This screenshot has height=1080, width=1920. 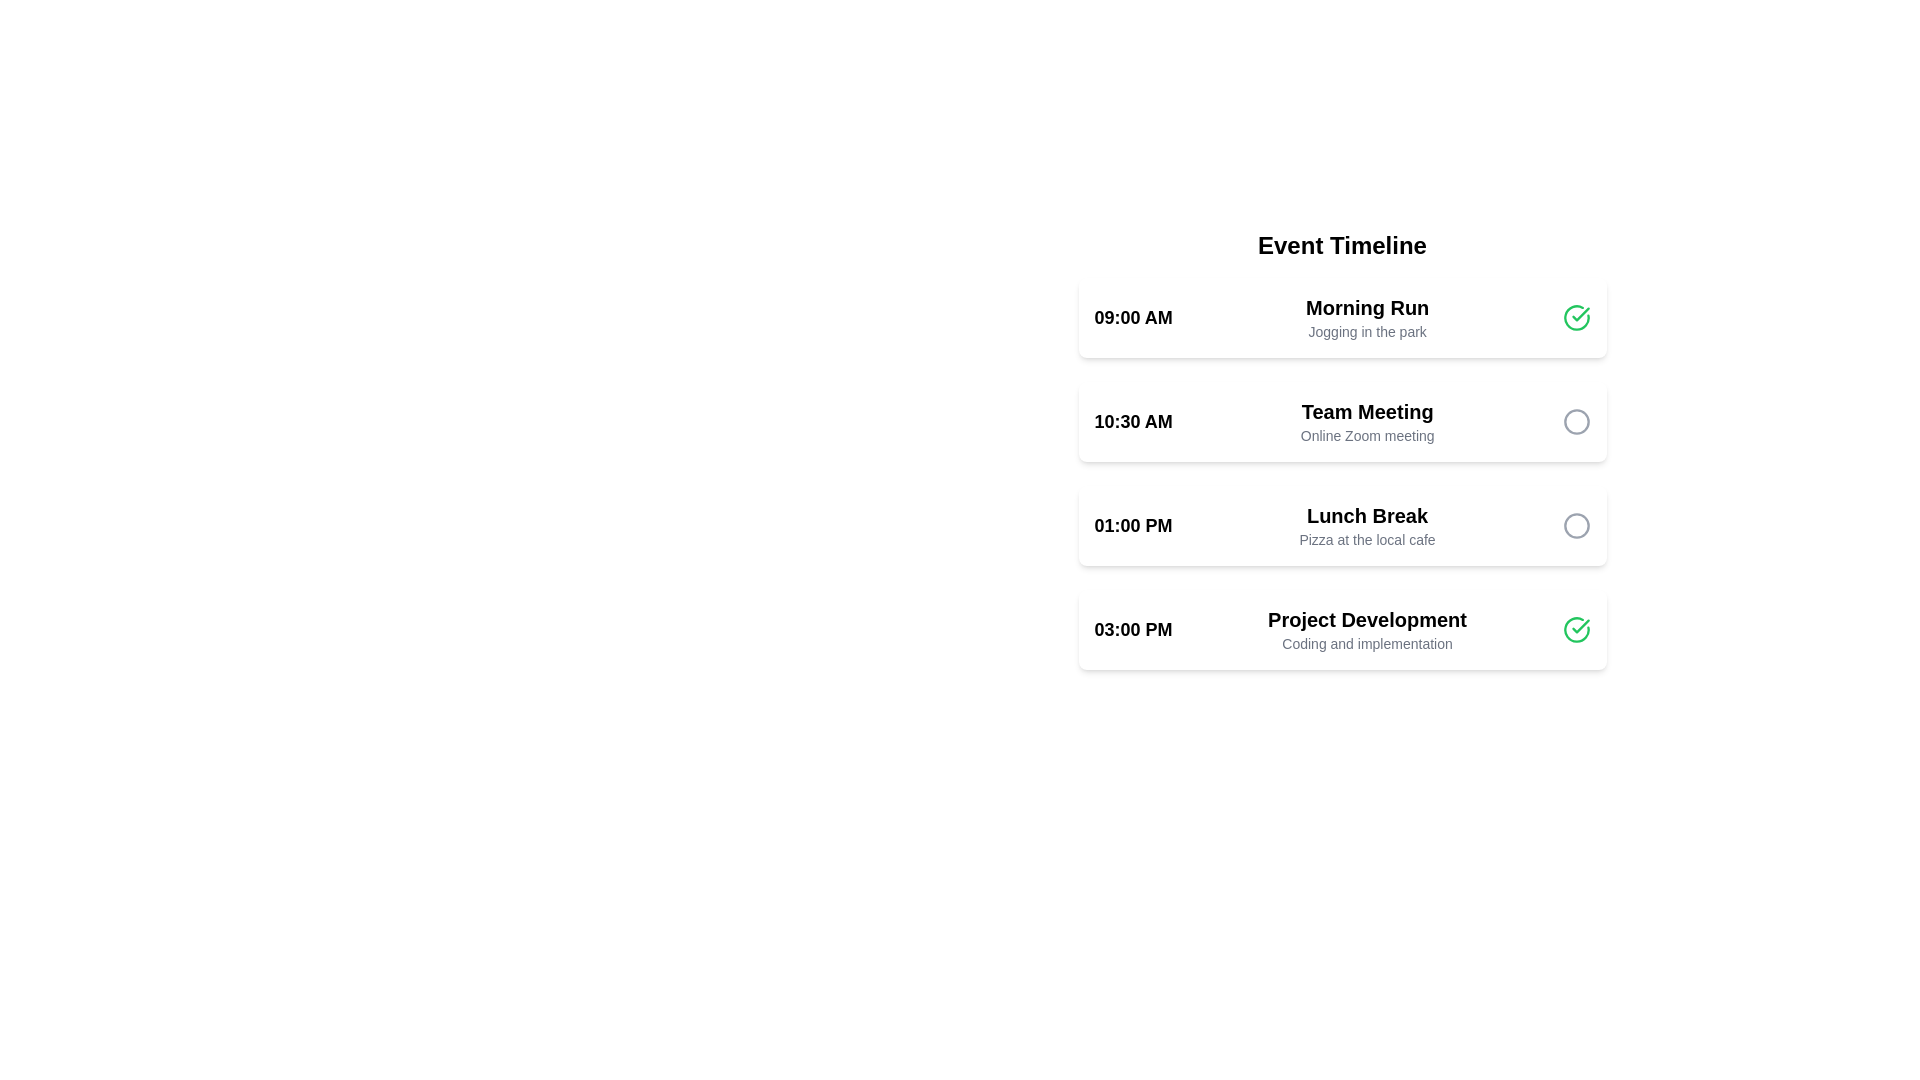 What do you see at coordinates (1366, 644) in the screenshot?
I see `information from the text label describing the event 'Project Development' occurring at 03:00 PM, located below the 'Project Development' header in the event timeline` at bounding box center [1366, 644].